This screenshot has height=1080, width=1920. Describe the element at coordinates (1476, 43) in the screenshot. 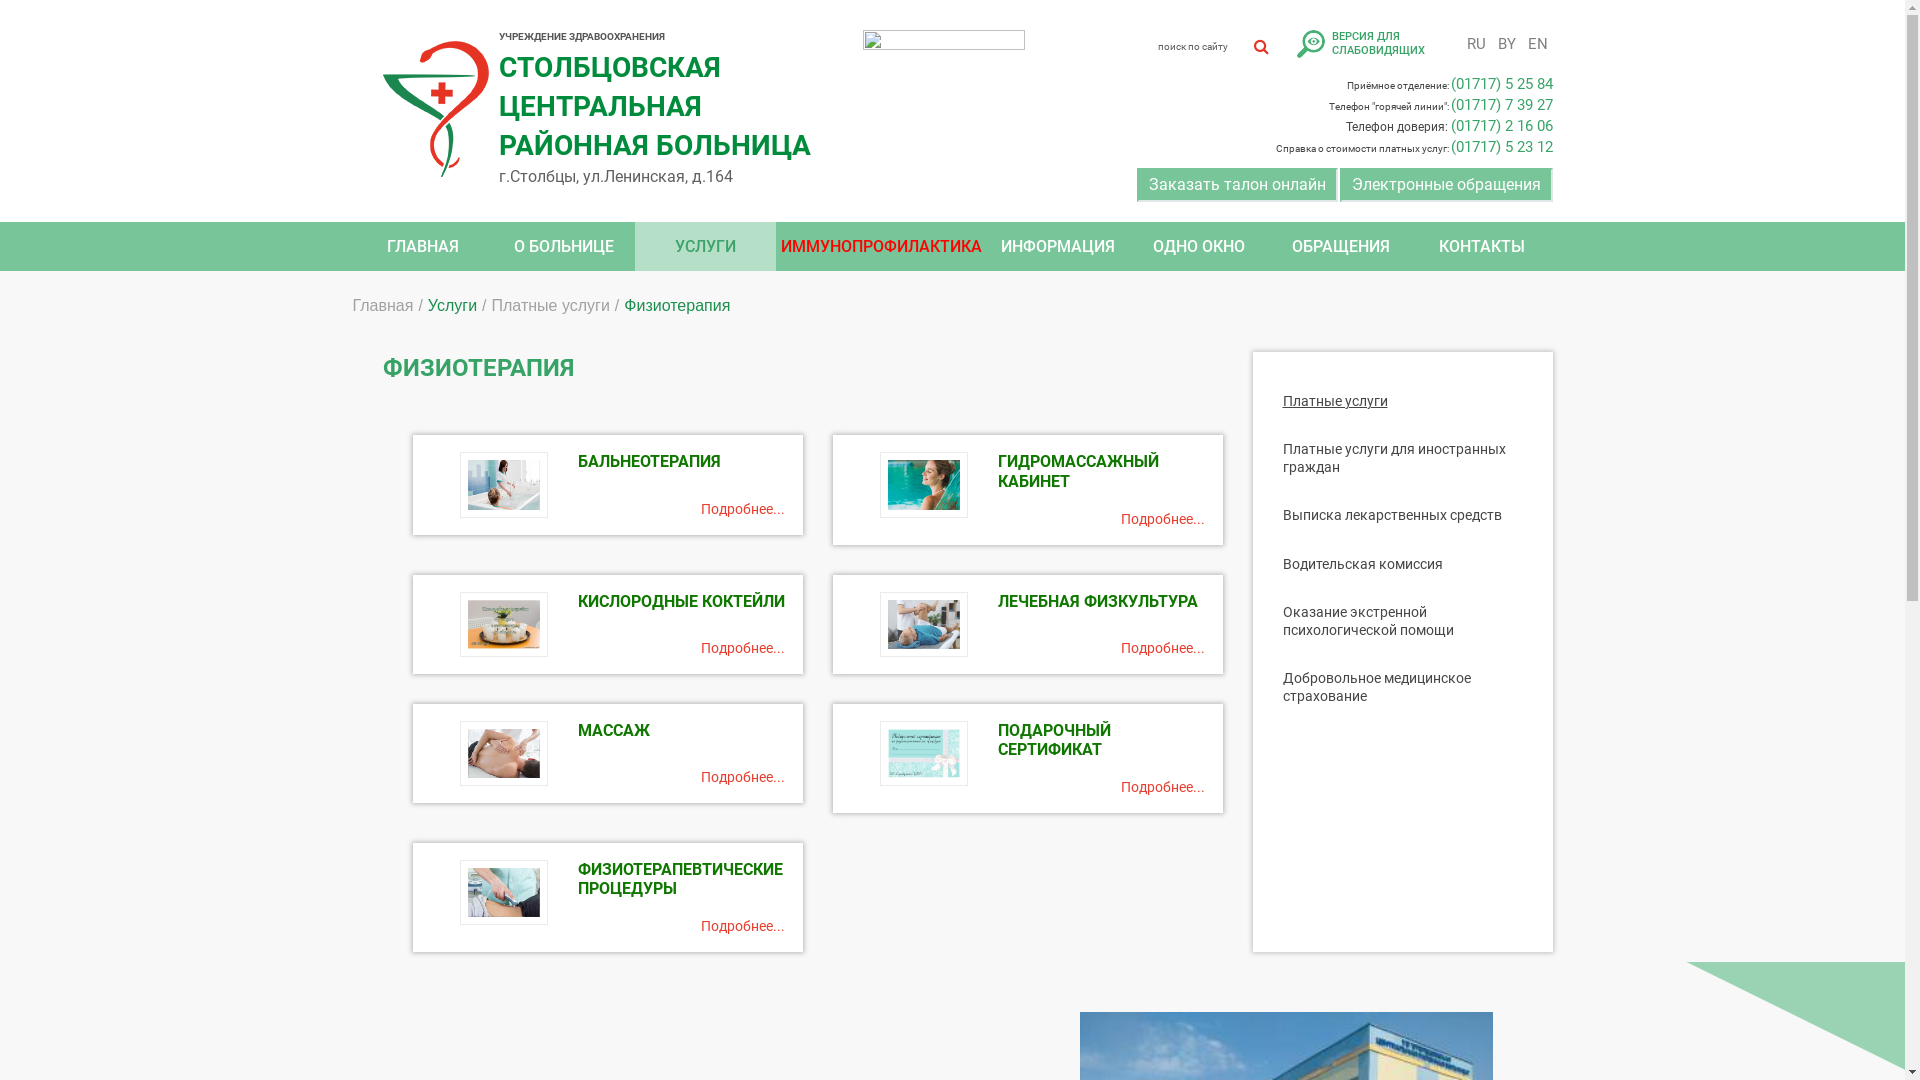

I see `'RU'` at that location.